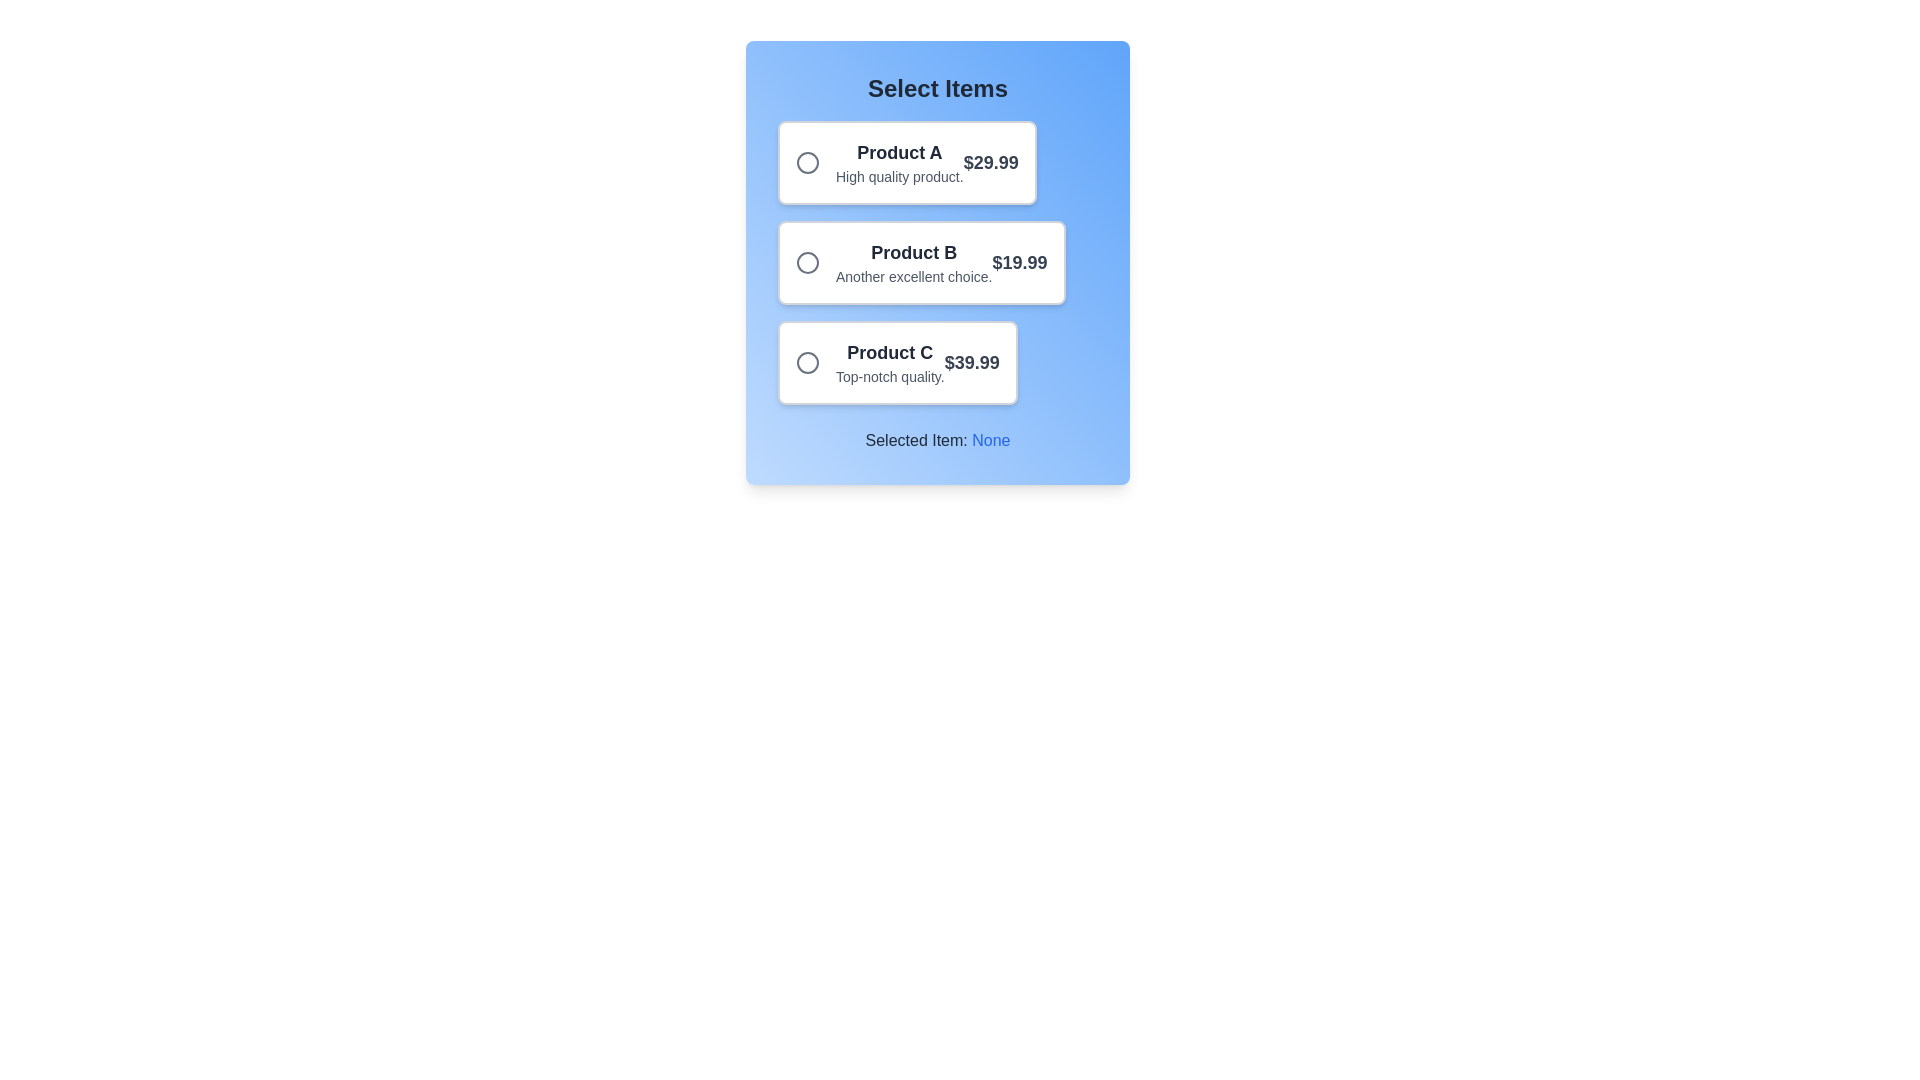 Image resolution: width=1920 pixels, height=1080 pixels. I want to click on the static text element displaying 'None' in bold blue font, located to the right of the 'Selected Item:' label on a light blue background, so click(991, 439).